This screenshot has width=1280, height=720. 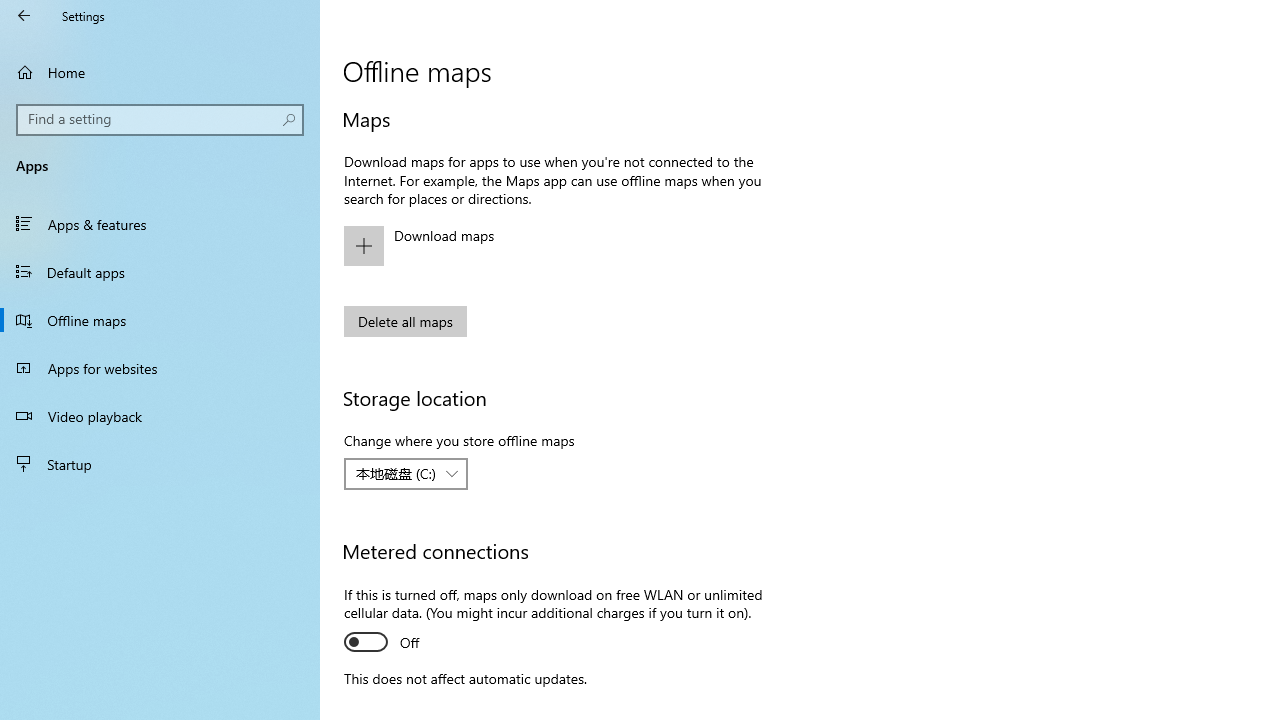 What do you see at coordinates (160, 367) in the screenshot?
I see `'Apps for websites'` at bounding box center [160, 367].